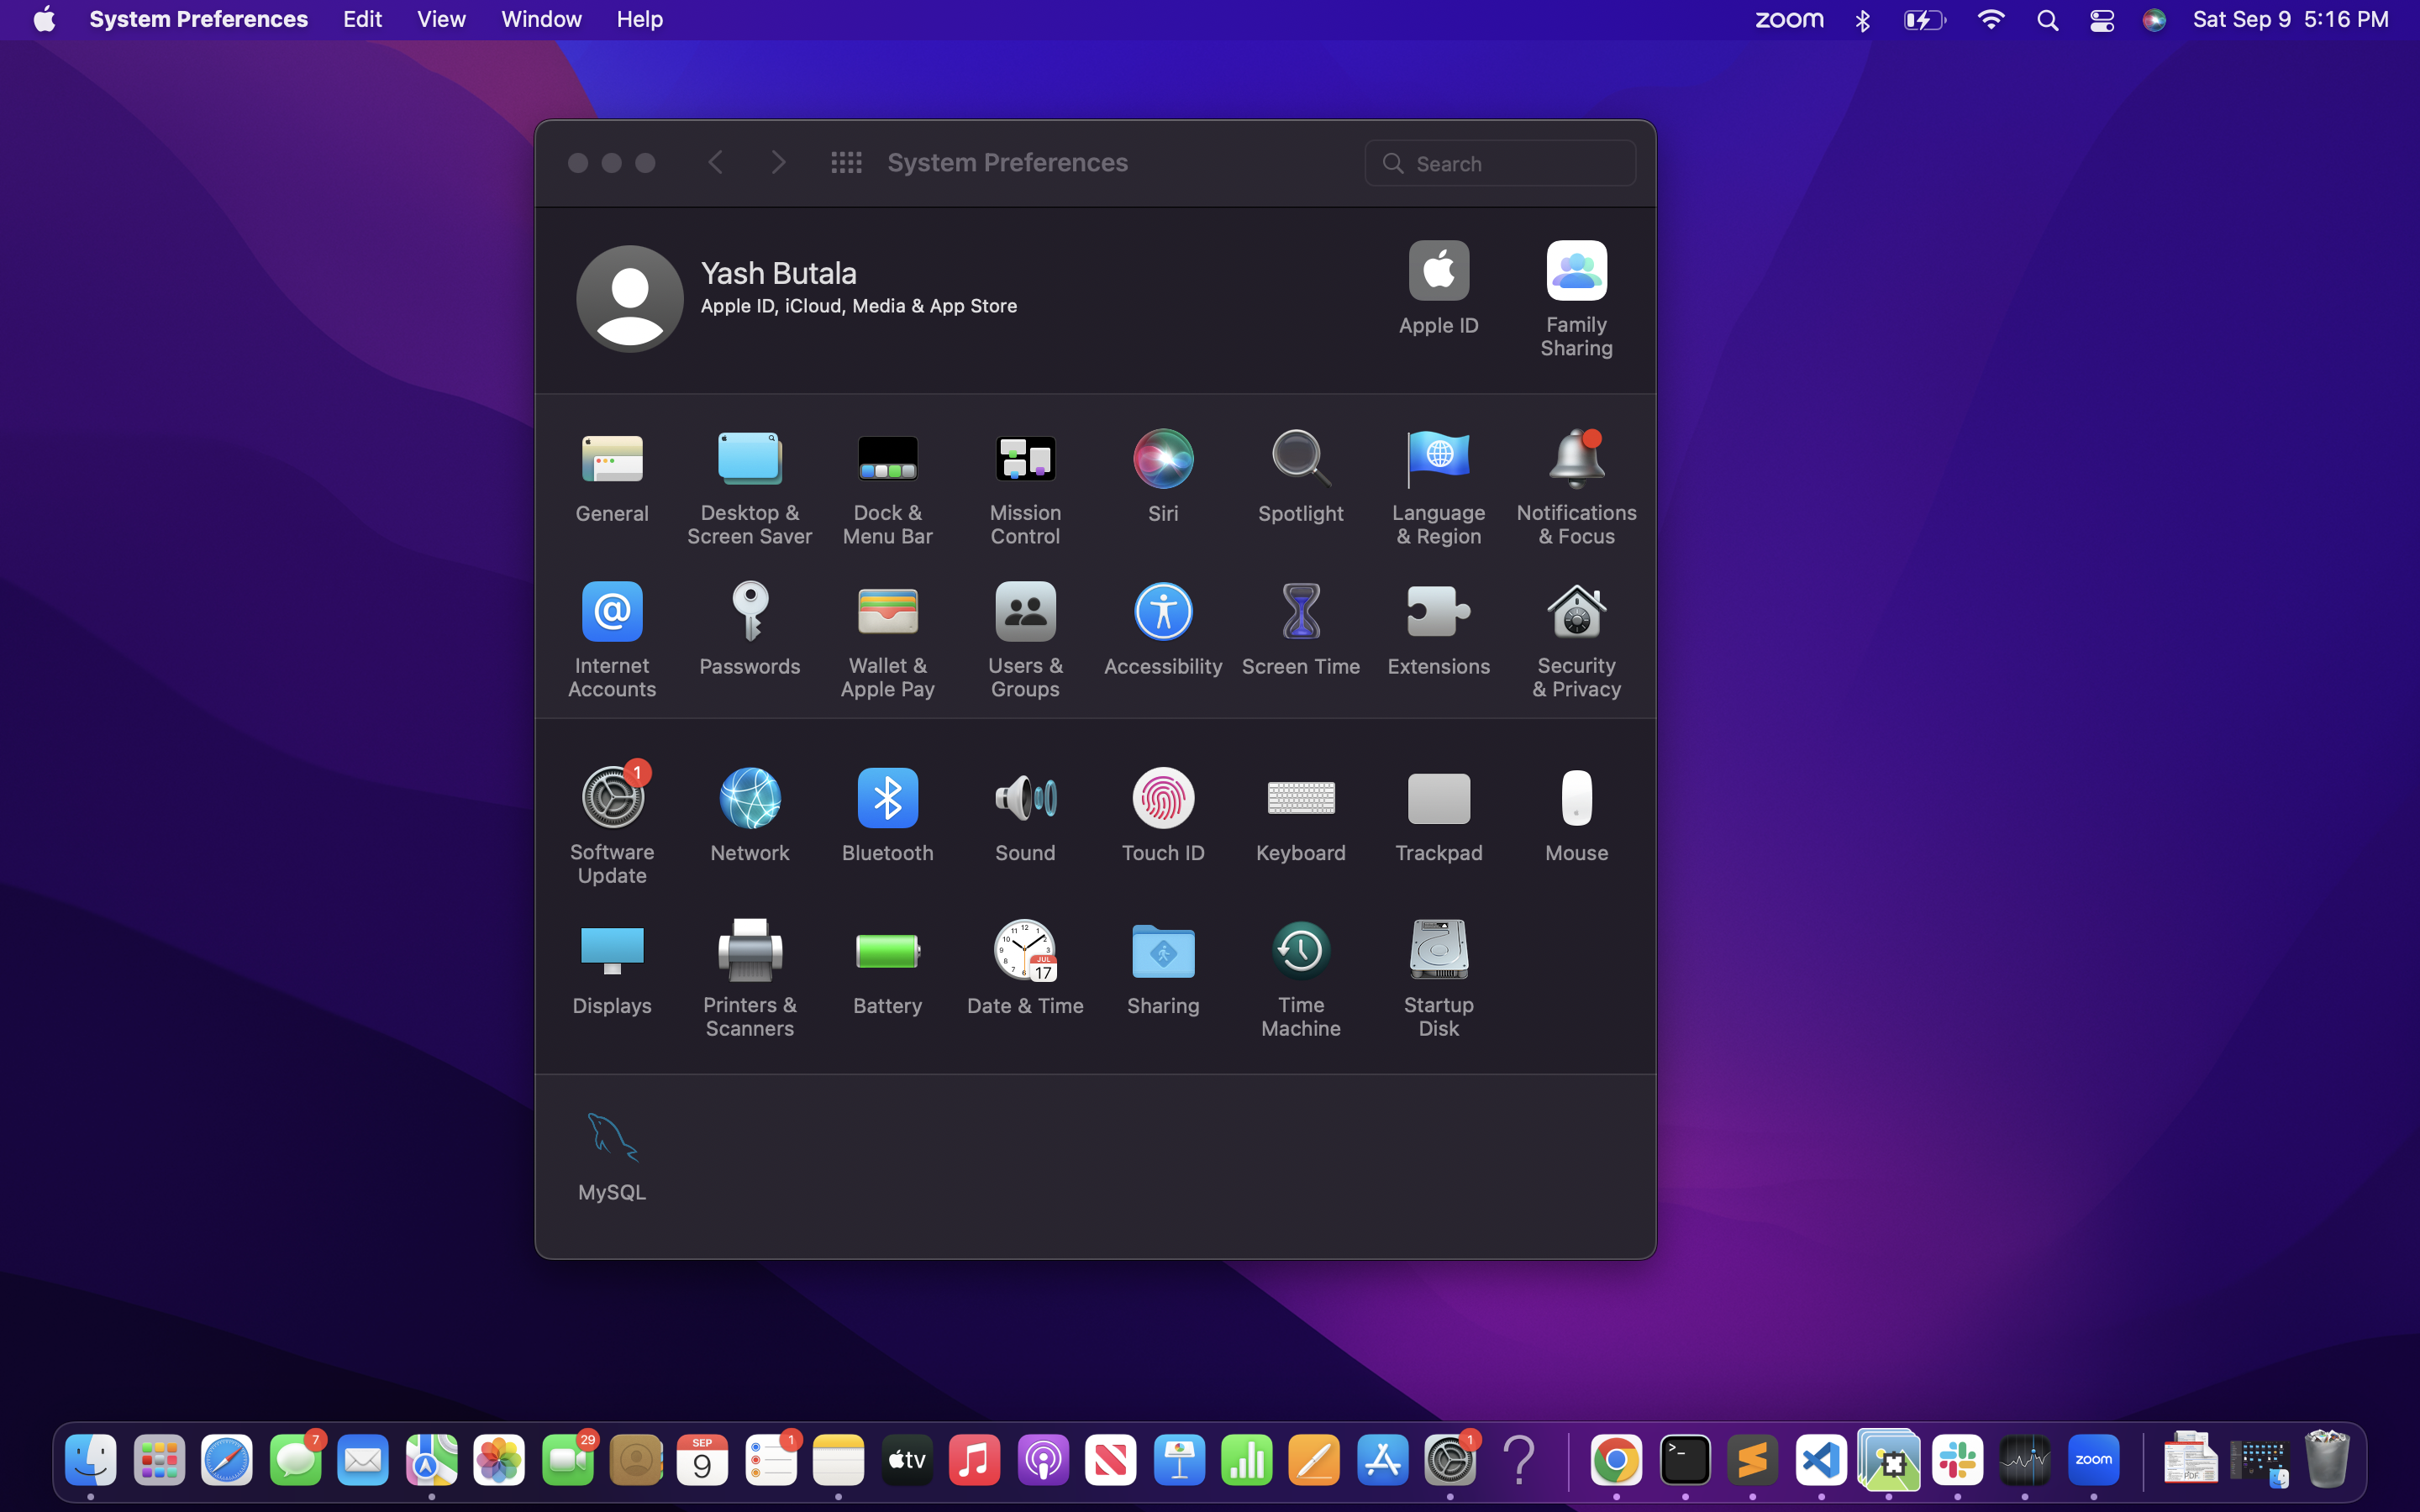  What do you see at coordinates (744, 974) in the screenshot?
I see `the preferences to alter the primary printer` at bounding box center [744, 974].